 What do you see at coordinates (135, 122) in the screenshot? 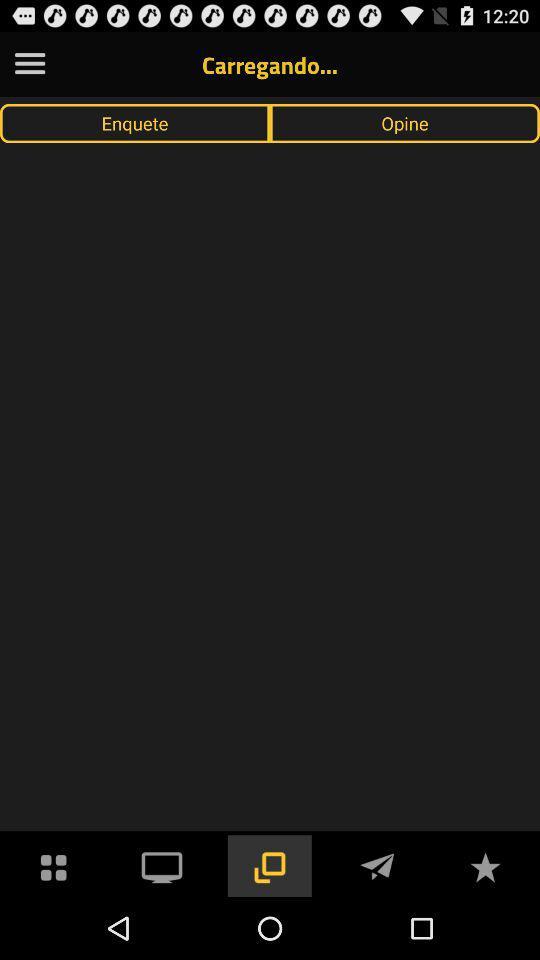
I see `the enquete` at bounding box center [135, 122].